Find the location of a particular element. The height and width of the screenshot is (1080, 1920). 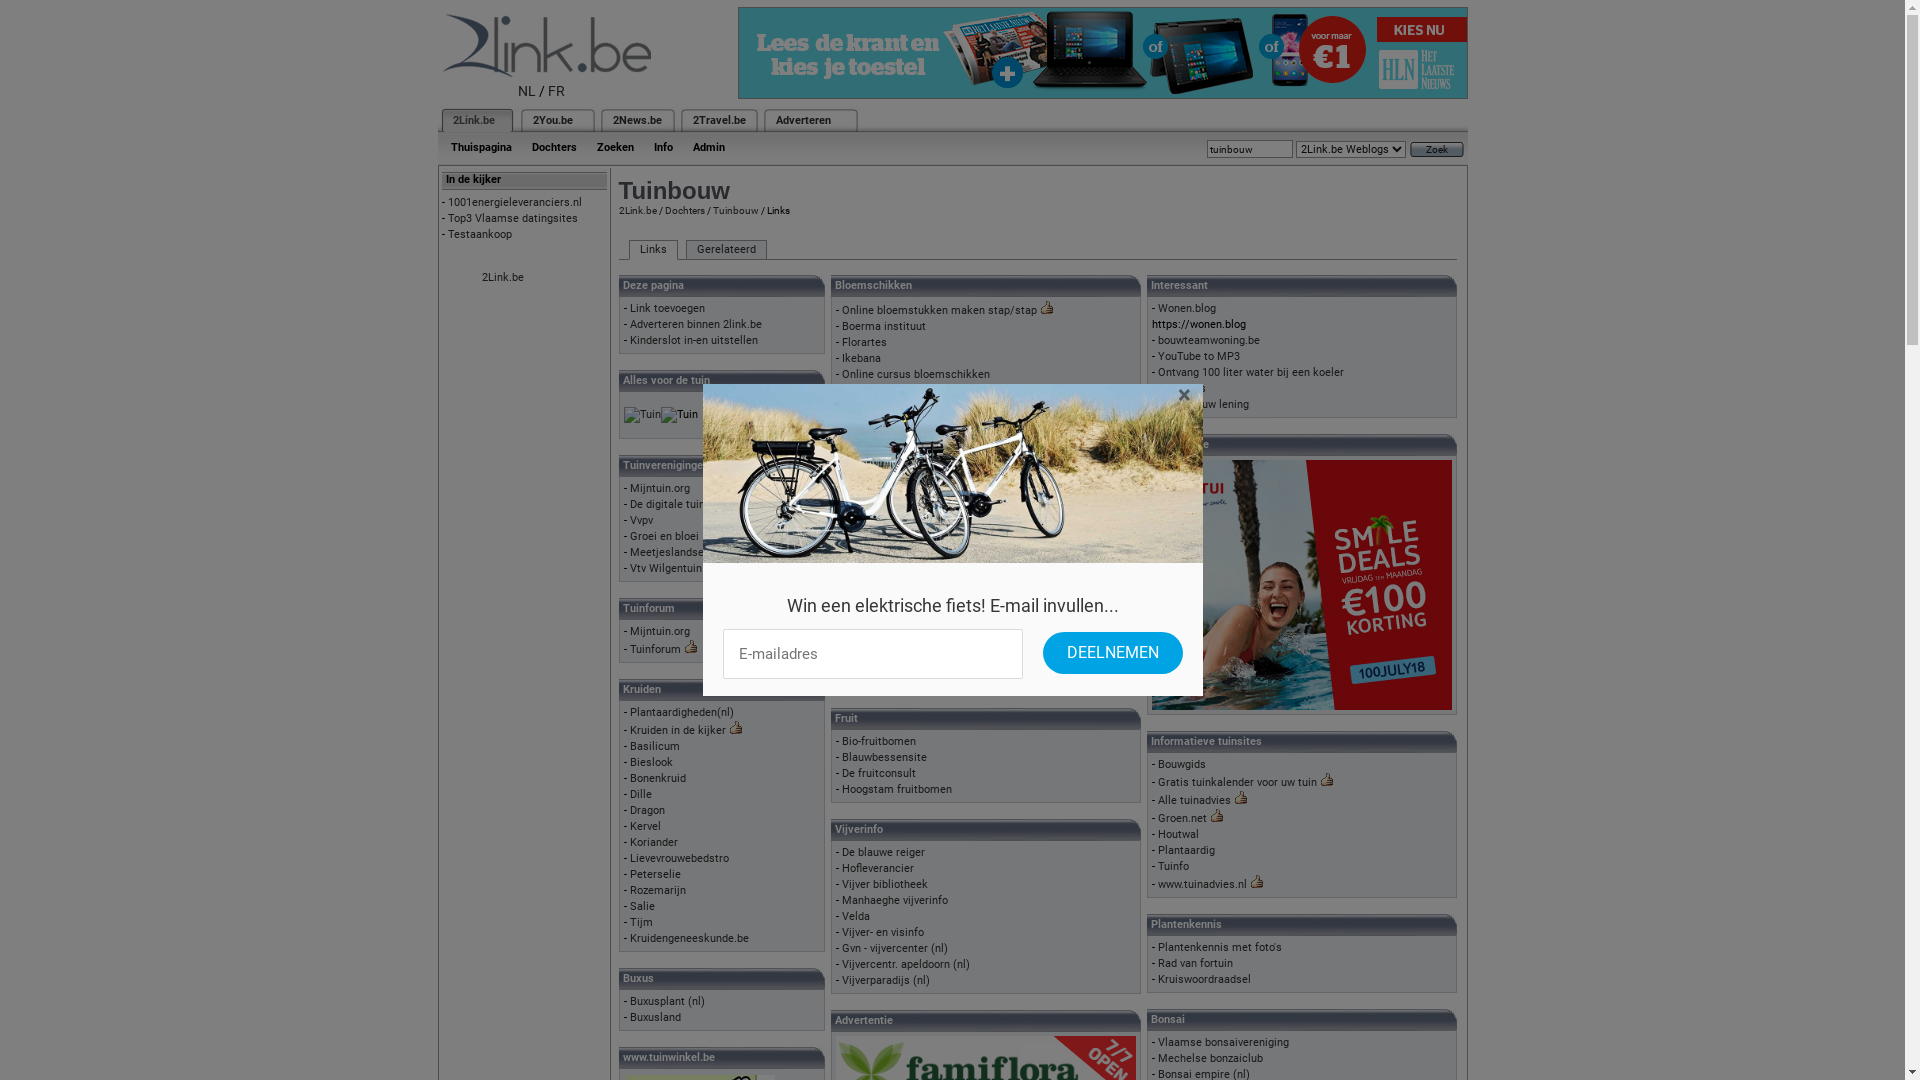

'Bieslook' is located at coordinates (628, 762).